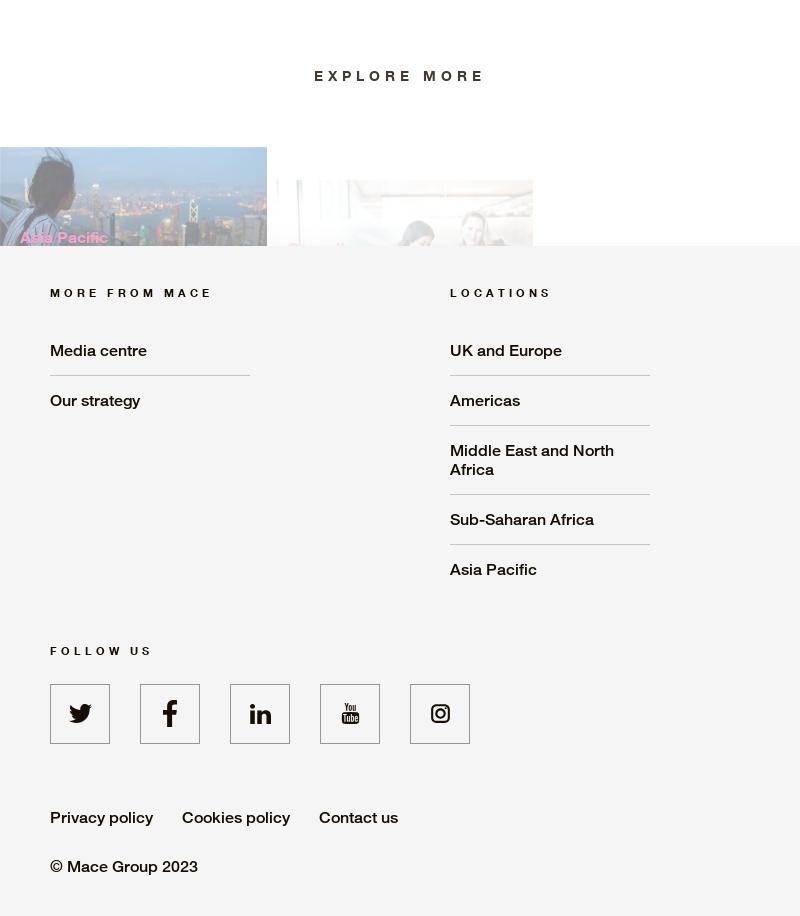  Describe the element at coordinates (521, 517) in the screenshot. I see `'Sub-Saharan Africa'` at that location.